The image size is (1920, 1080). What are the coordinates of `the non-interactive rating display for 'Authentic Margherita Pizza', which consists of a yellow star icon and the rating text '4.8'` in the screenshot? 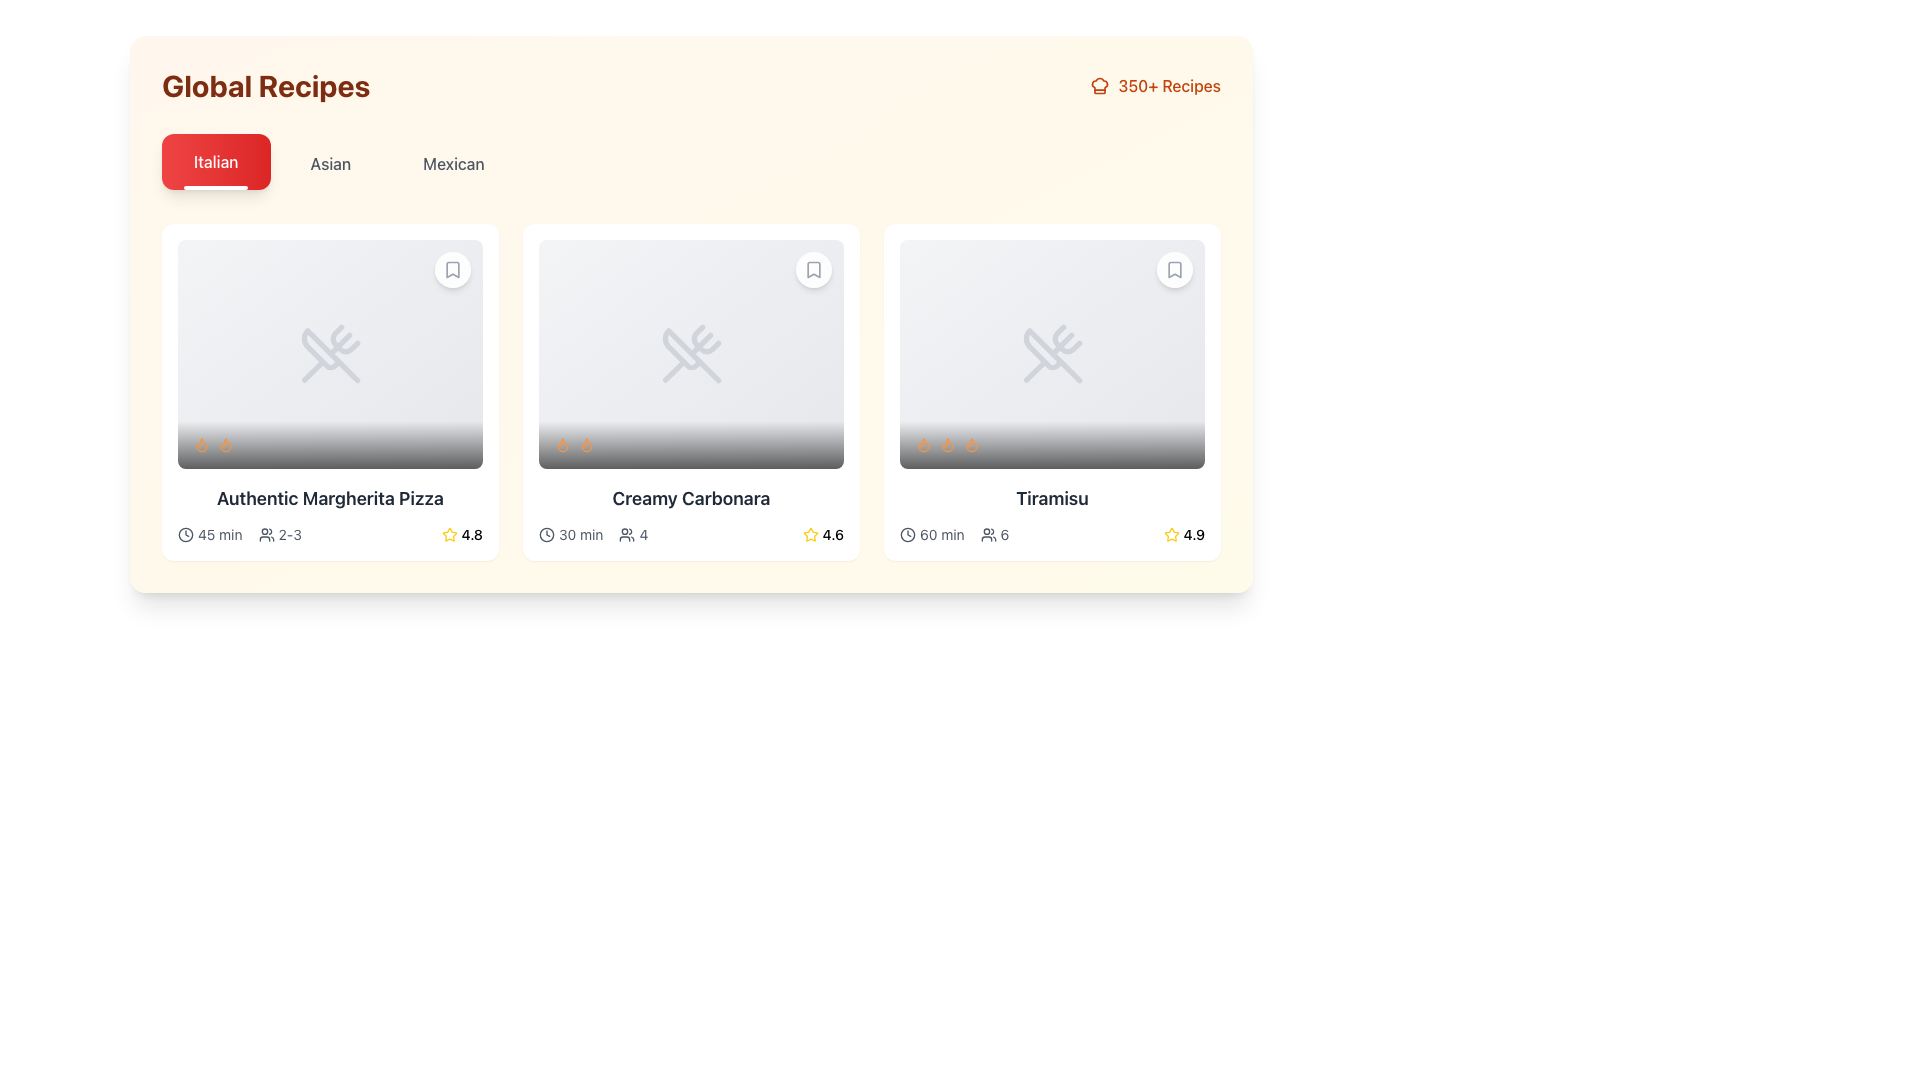 It's located at (461, 533).